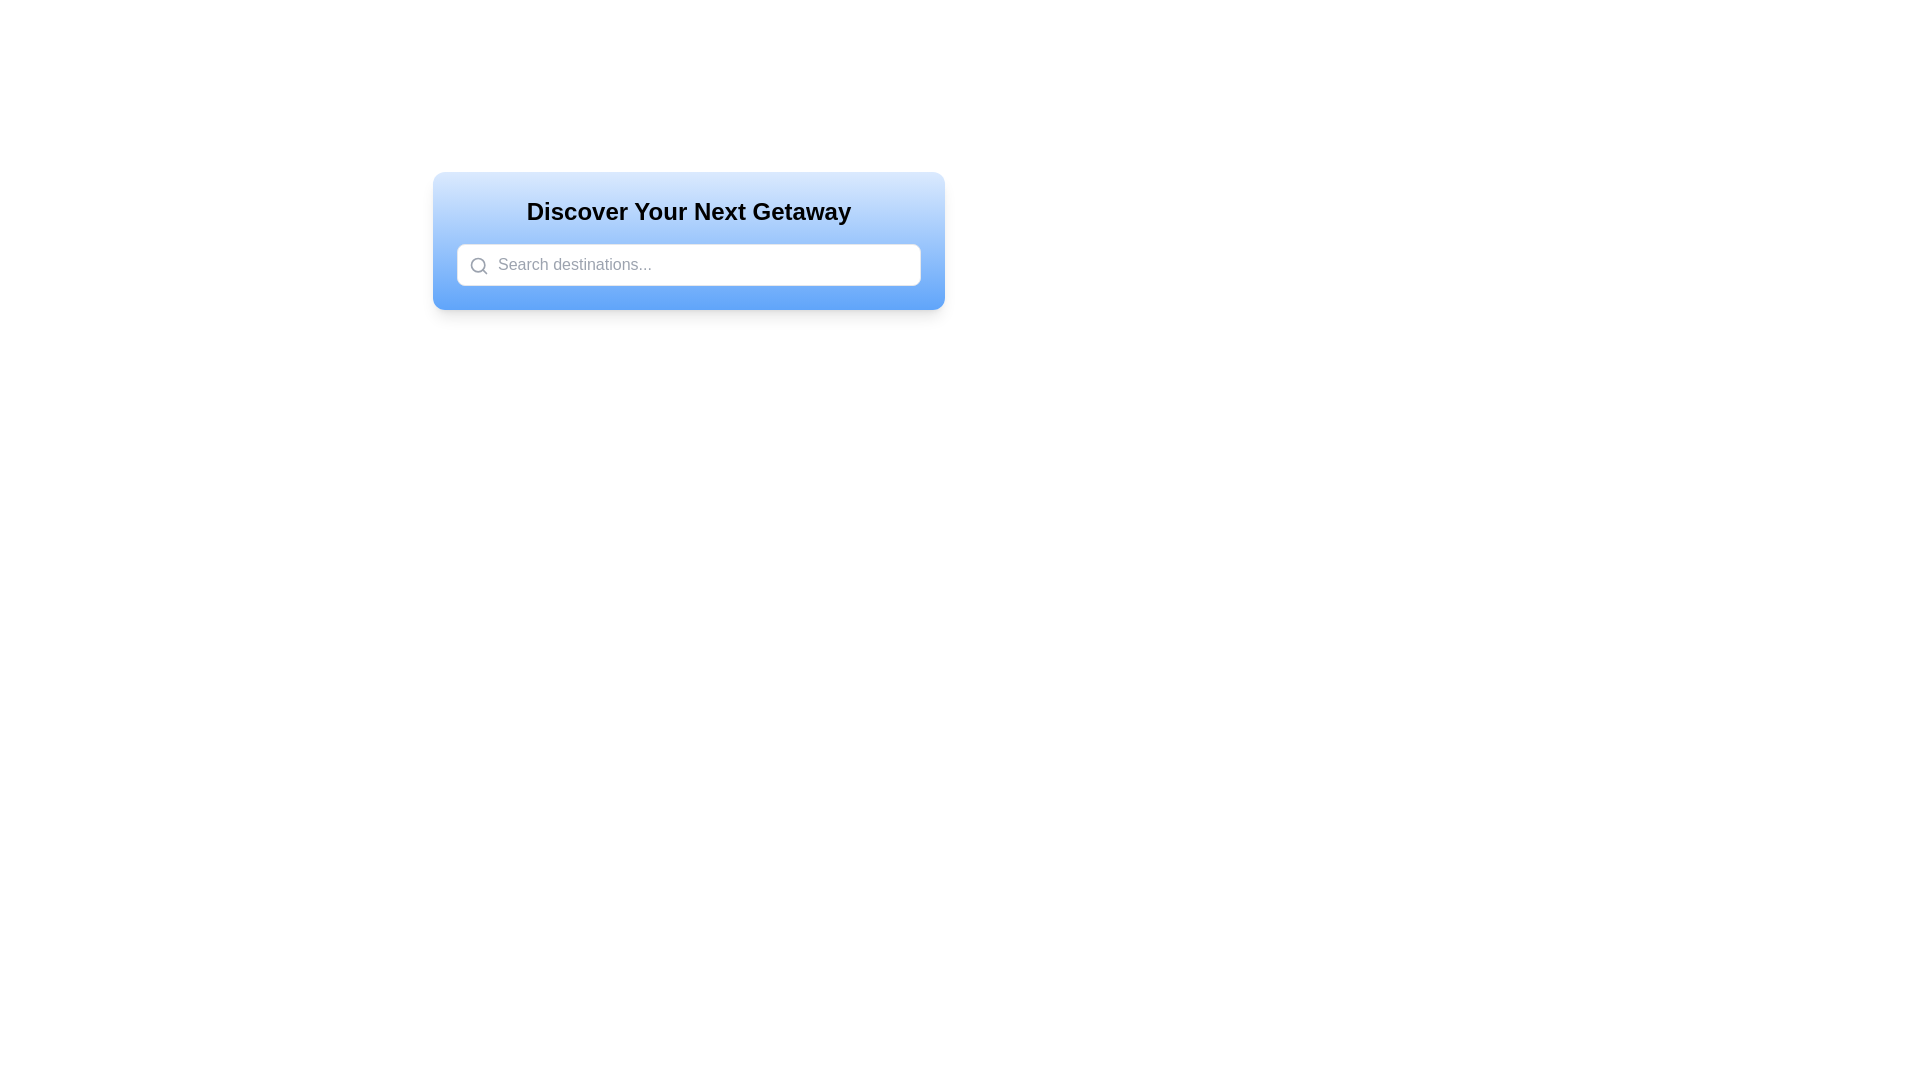 The height and width of the screenshot is (1080, 1920). What do you see at coordinates (478, 265) in the screenshot?
I see `the circular magnifying glass icon, which is styled with a thin stroke and no fill, located to the far left inside the text input box below the 'Discover Your Next Getaway' header` at bounding box center [478, 265].